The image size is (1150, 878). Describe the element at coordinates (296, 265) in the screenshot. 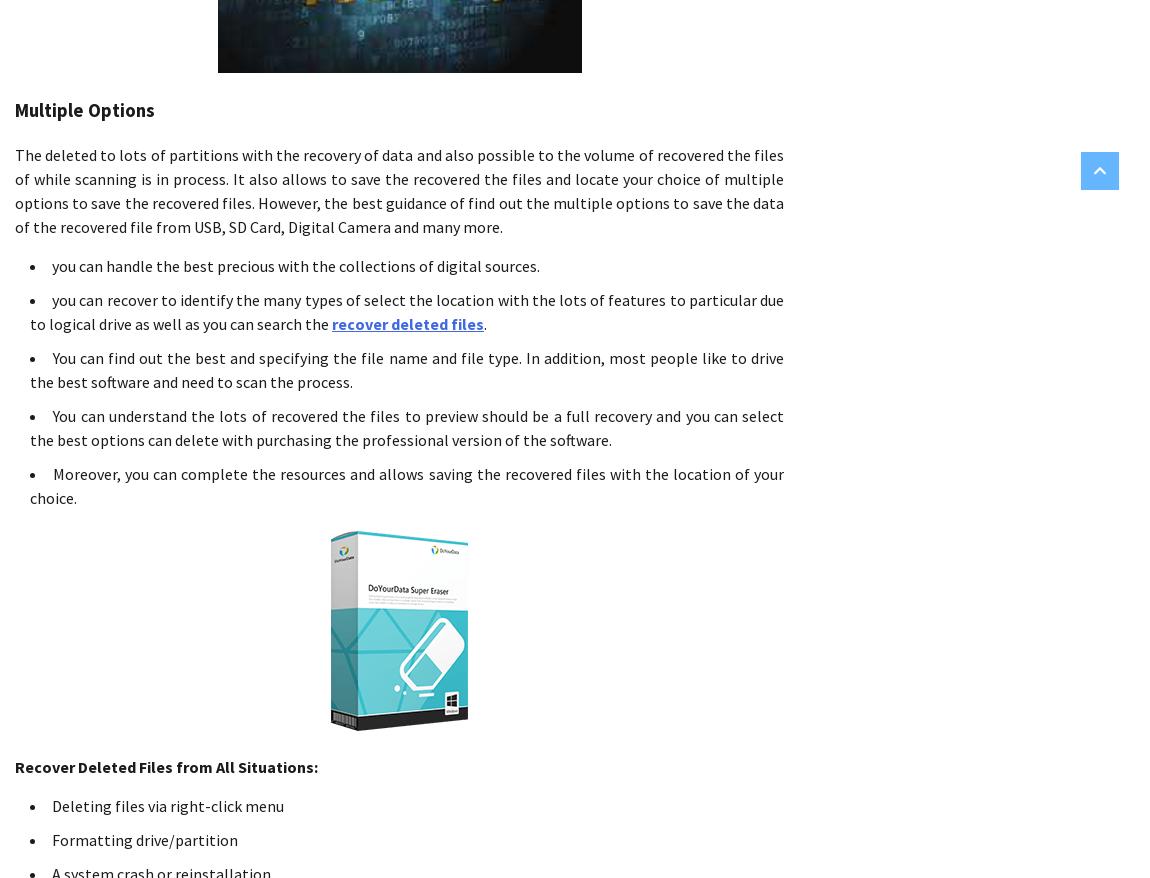

I see `'you can handle the best precious with the collections of digital sources.'` at that location.